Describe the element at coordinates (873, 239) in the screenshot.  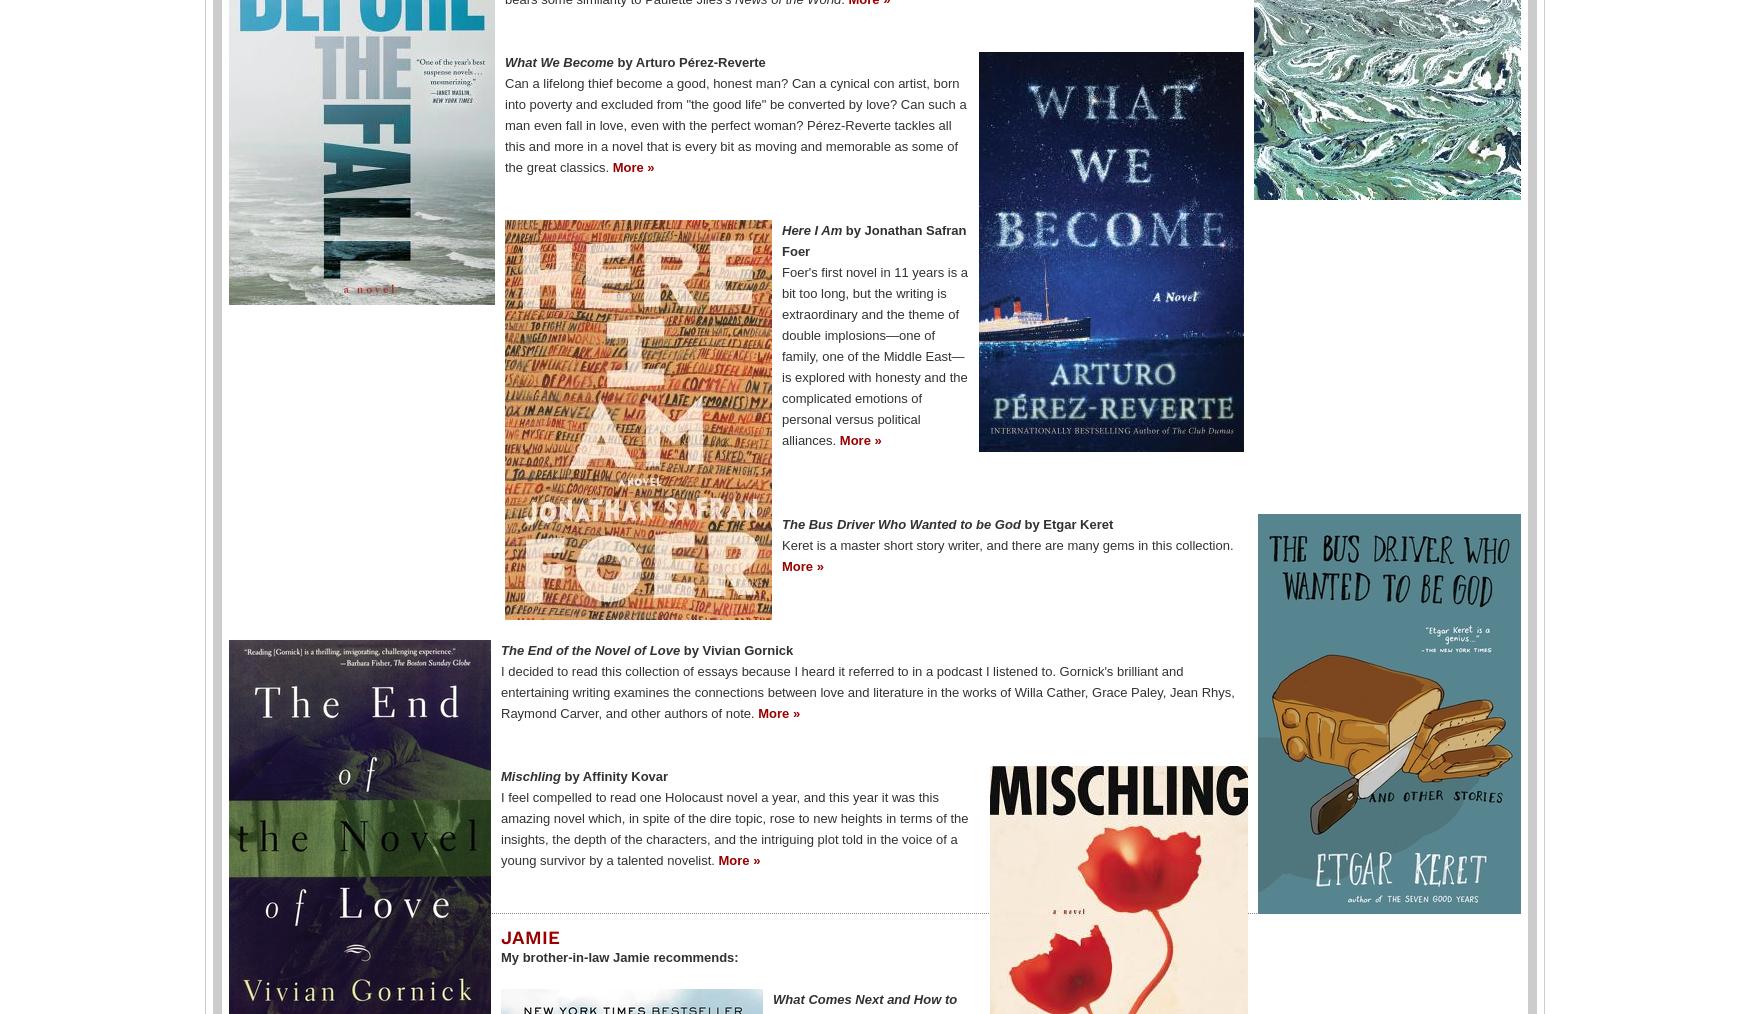
I see `'by Jonathan Safran Foer'` at that location.